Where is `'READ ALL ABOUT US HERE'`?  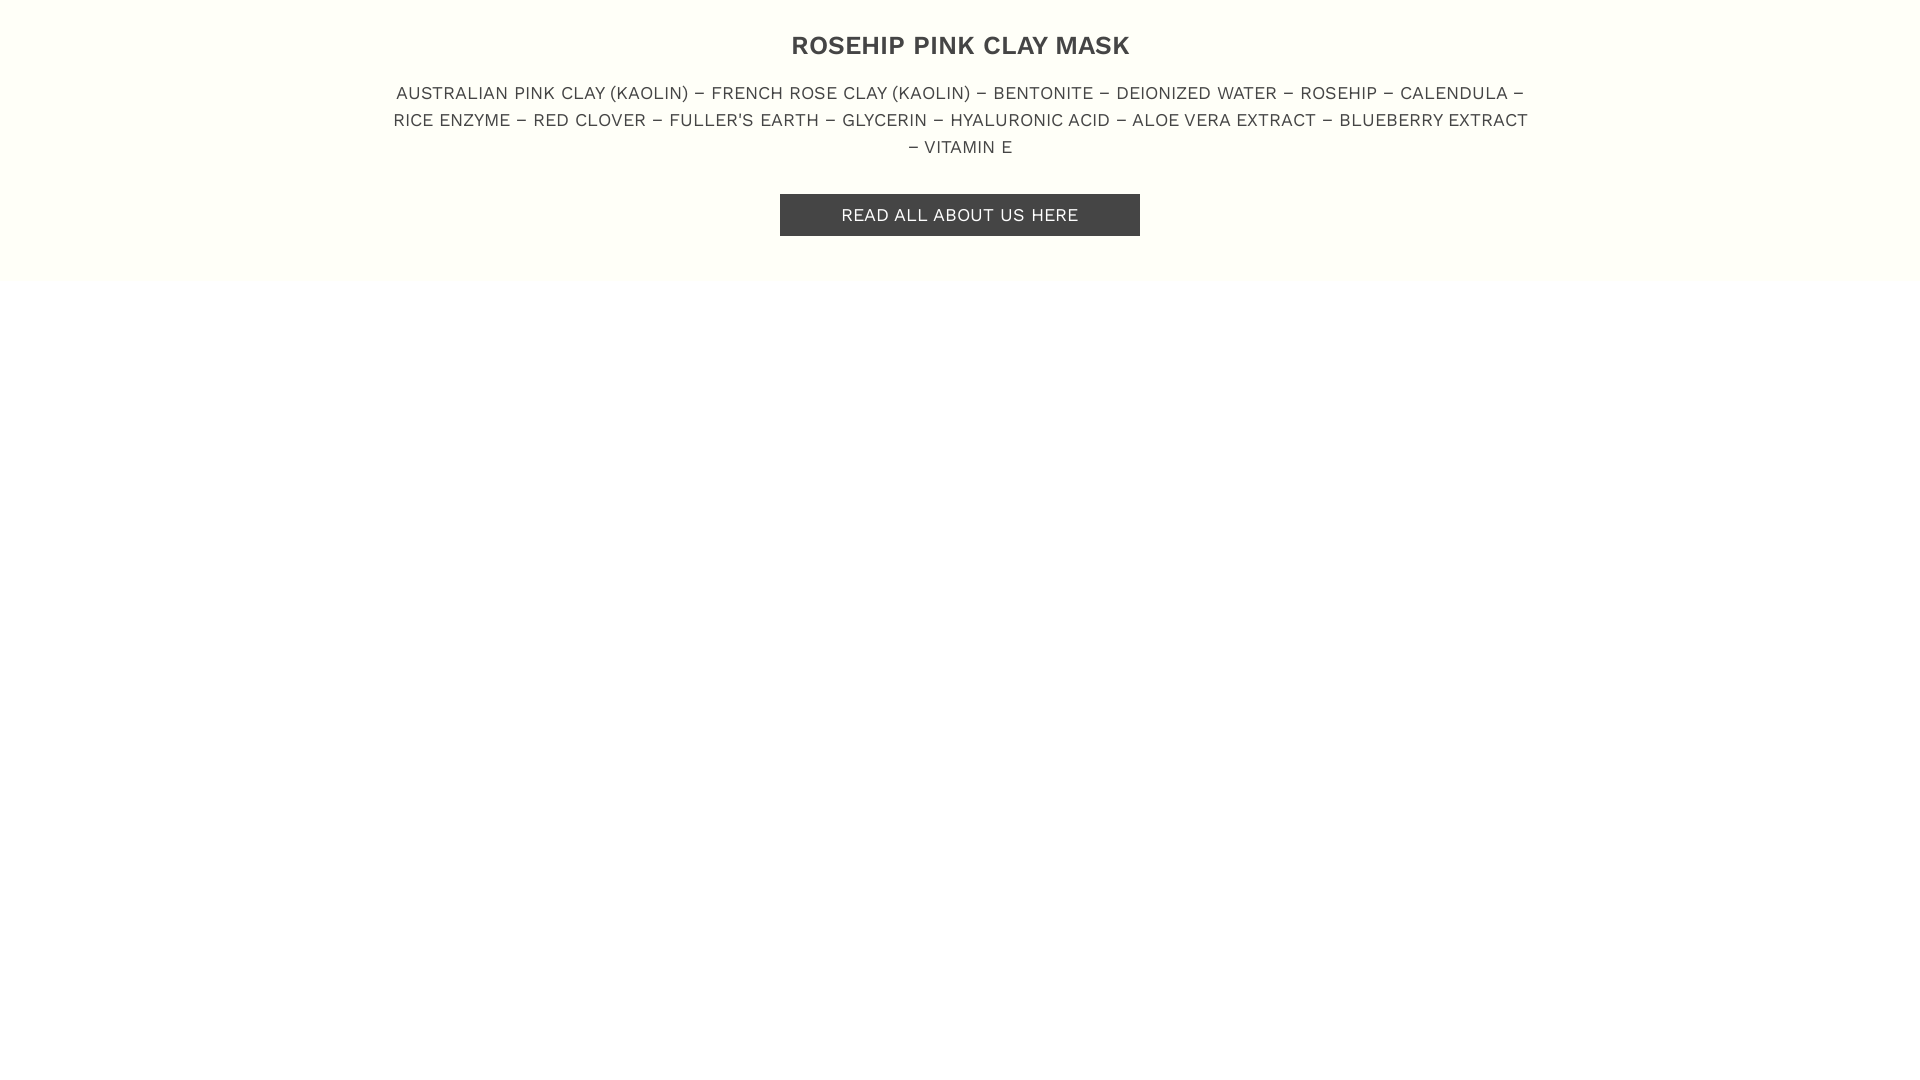
'READ ALL ABOUT US HERE' is located at coordinates (960, 215).